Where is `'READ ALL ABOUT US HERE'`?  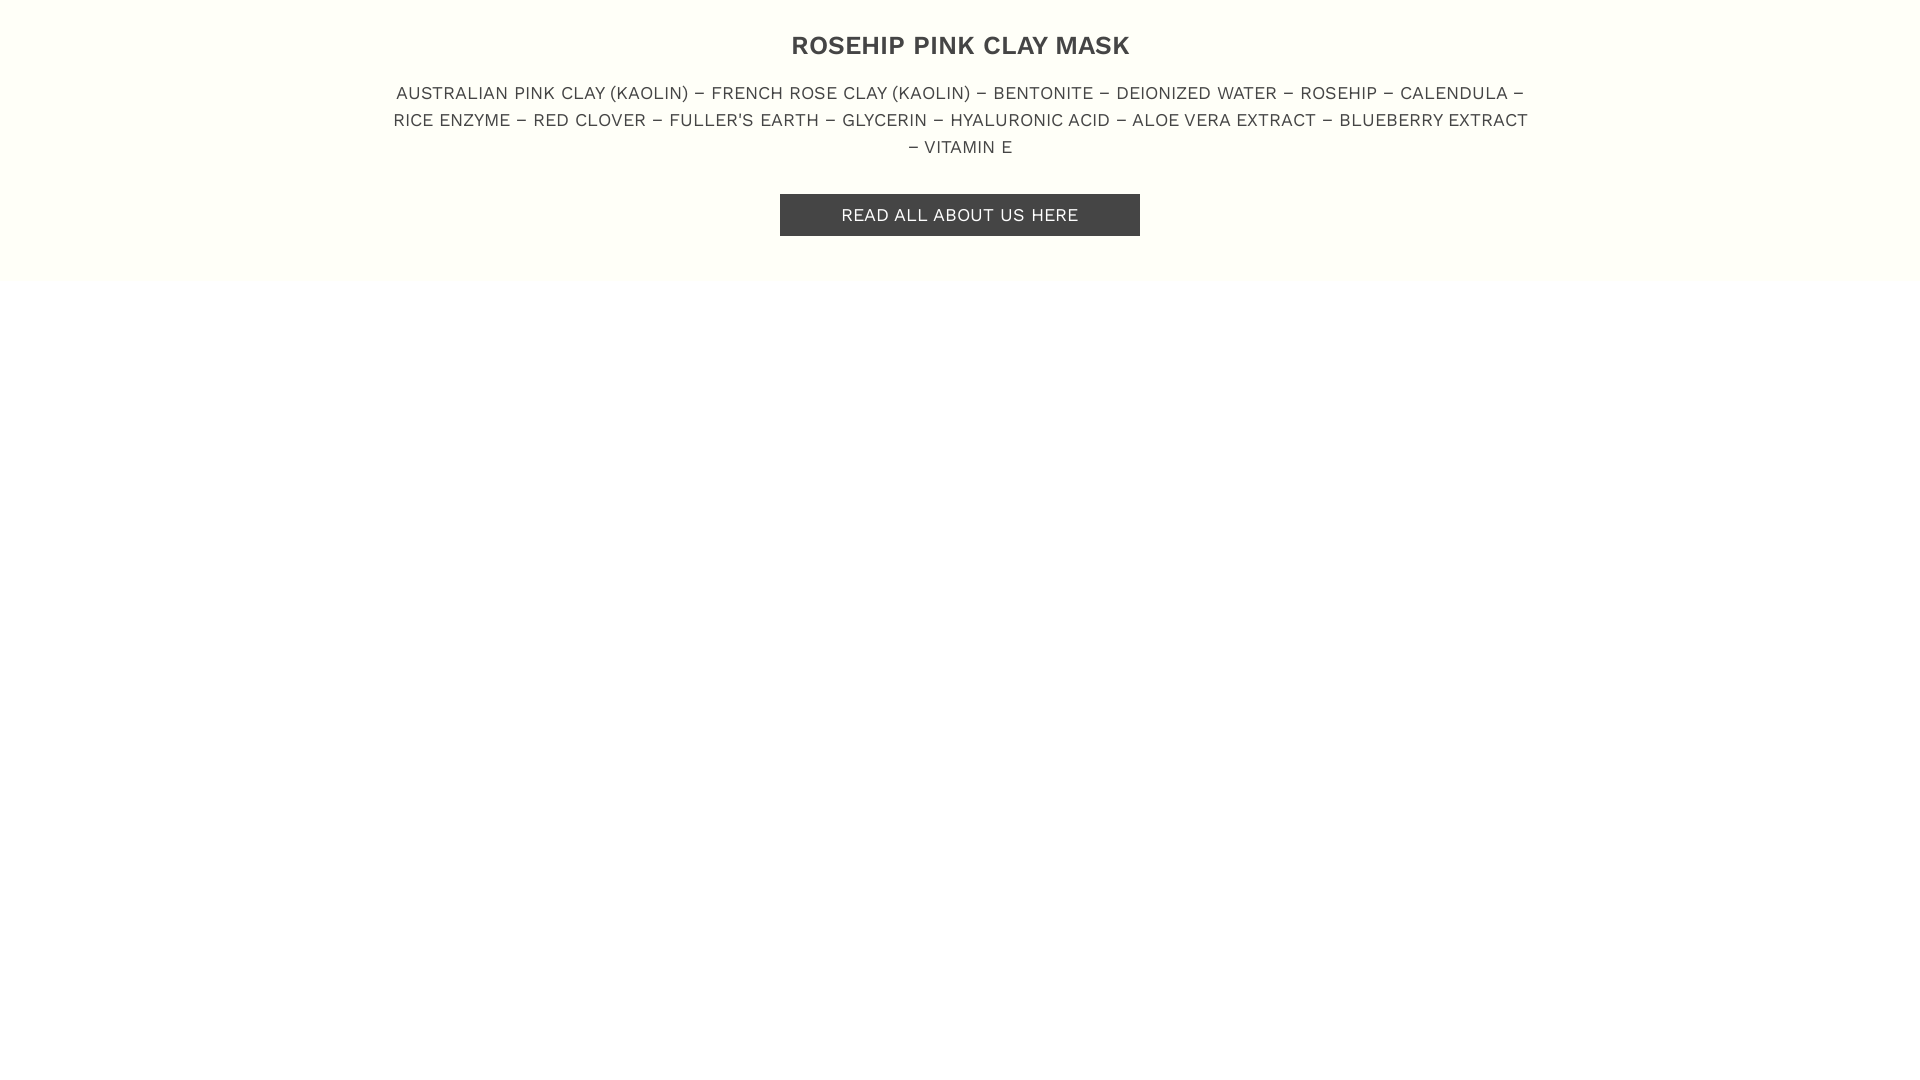
'READ ALL ABOUT US HERE' is located at coordinates (960, 215).